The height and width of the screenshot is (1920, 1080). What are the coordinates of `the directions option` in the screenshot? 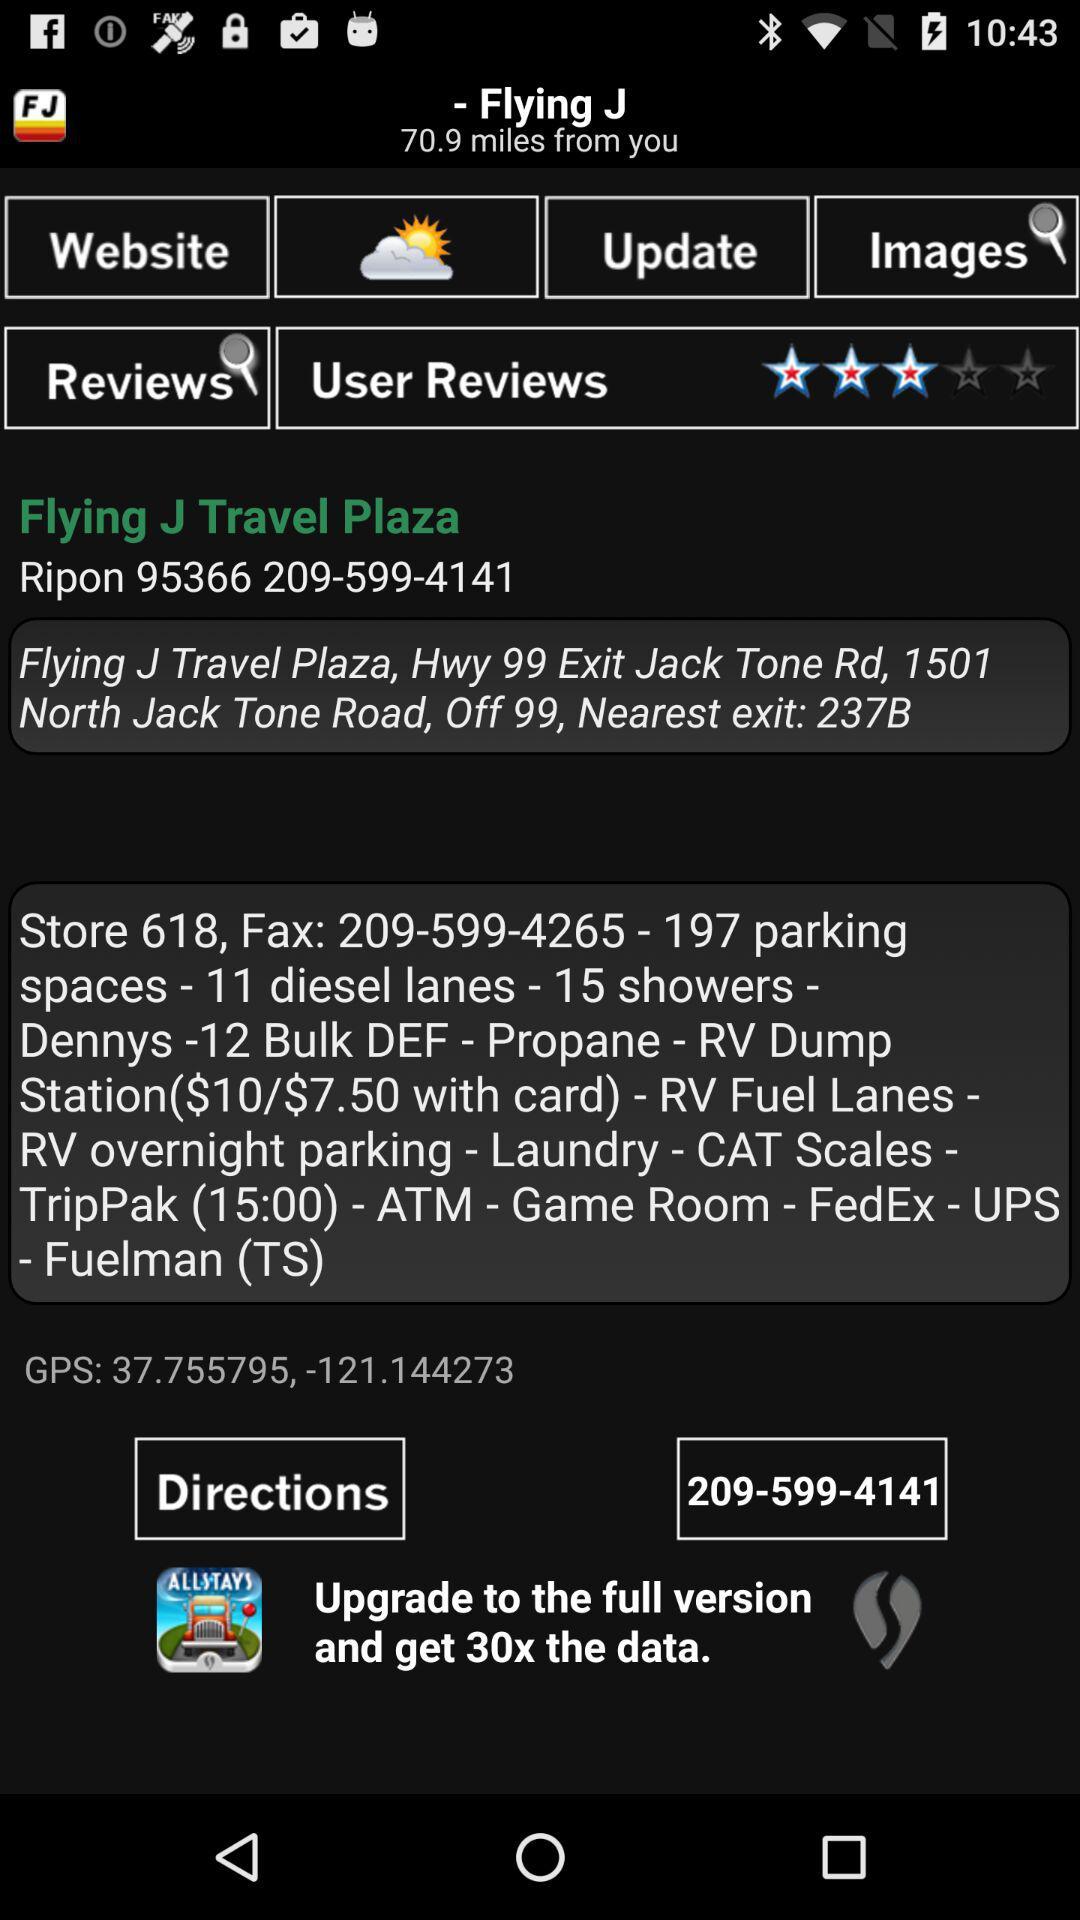 It's located at (270, 1488).